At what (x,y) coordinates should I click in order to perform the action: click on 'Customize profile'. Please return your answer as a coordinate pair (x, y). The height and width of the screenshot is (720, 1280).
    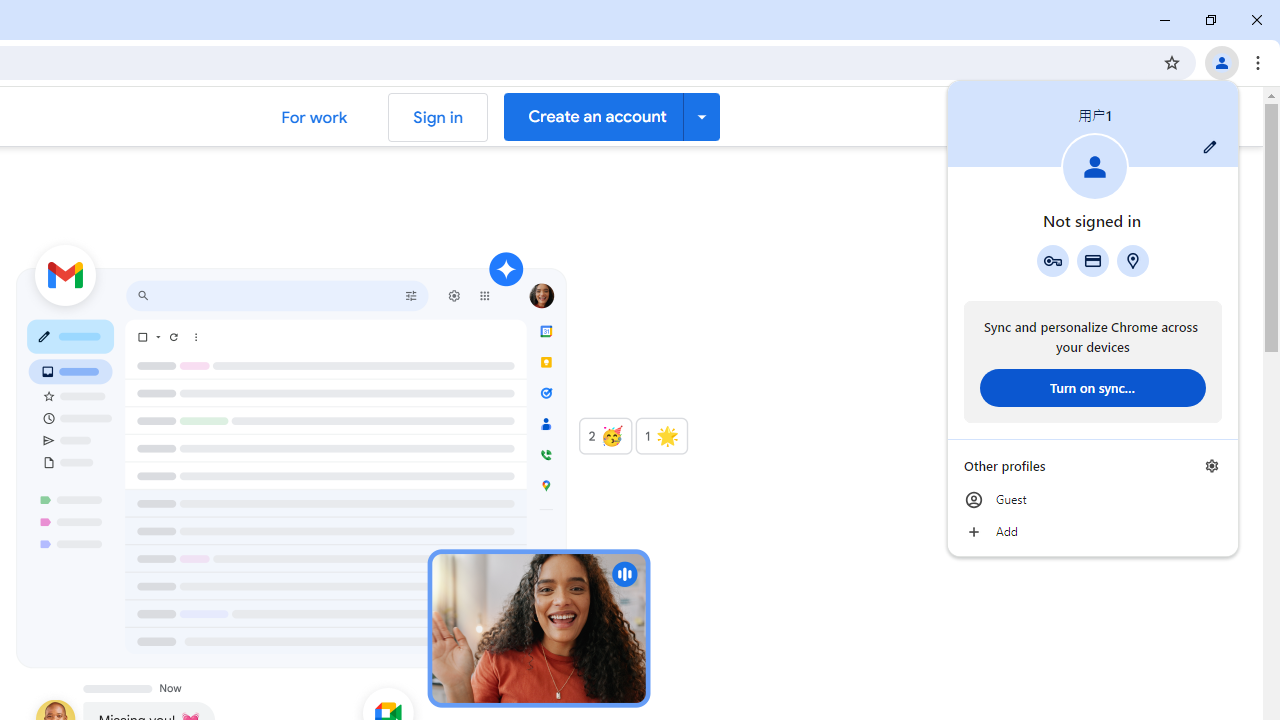
    Looking at the image, I should click on (1209, 146).